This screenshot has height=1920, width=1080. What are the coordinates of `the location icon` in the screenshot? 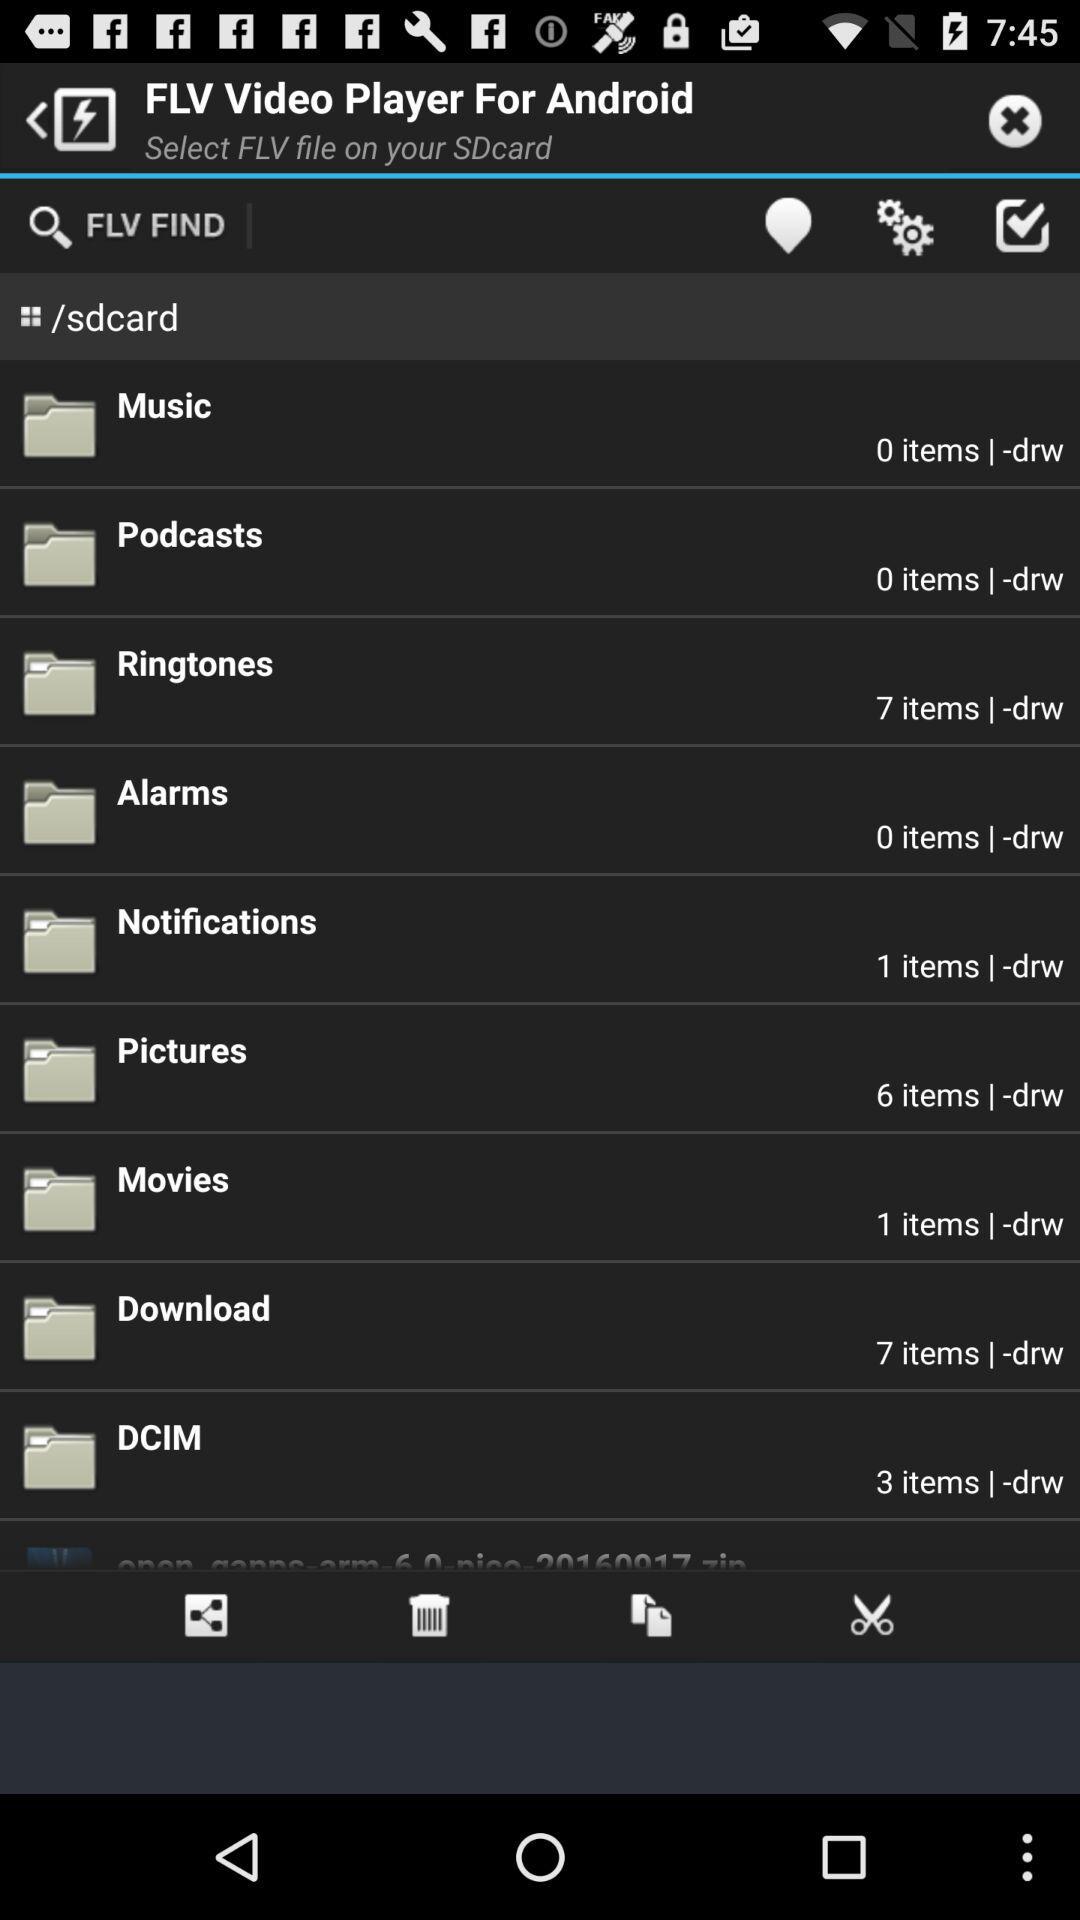 It's located at (786, 240).